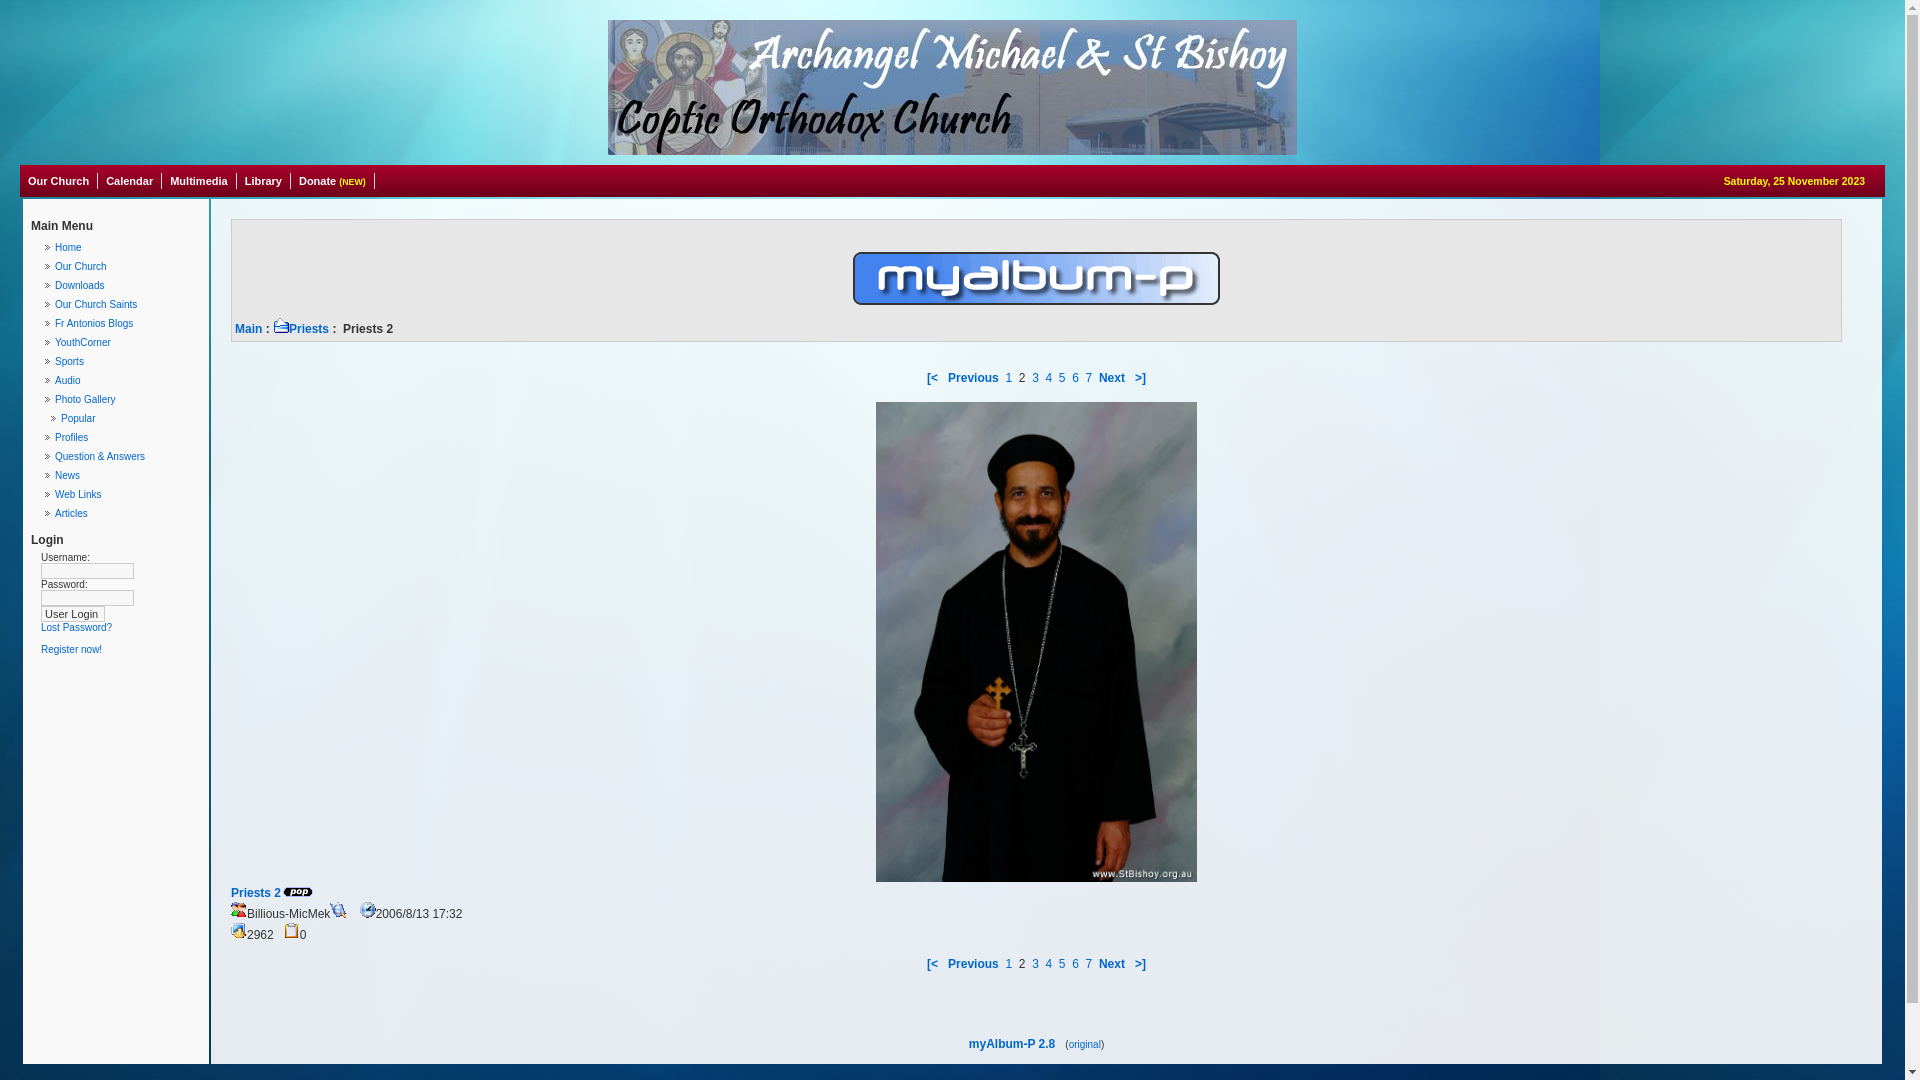  Describe the element at coordinates (1111, 378) in the screenshot. I see `'Next'` at that location.